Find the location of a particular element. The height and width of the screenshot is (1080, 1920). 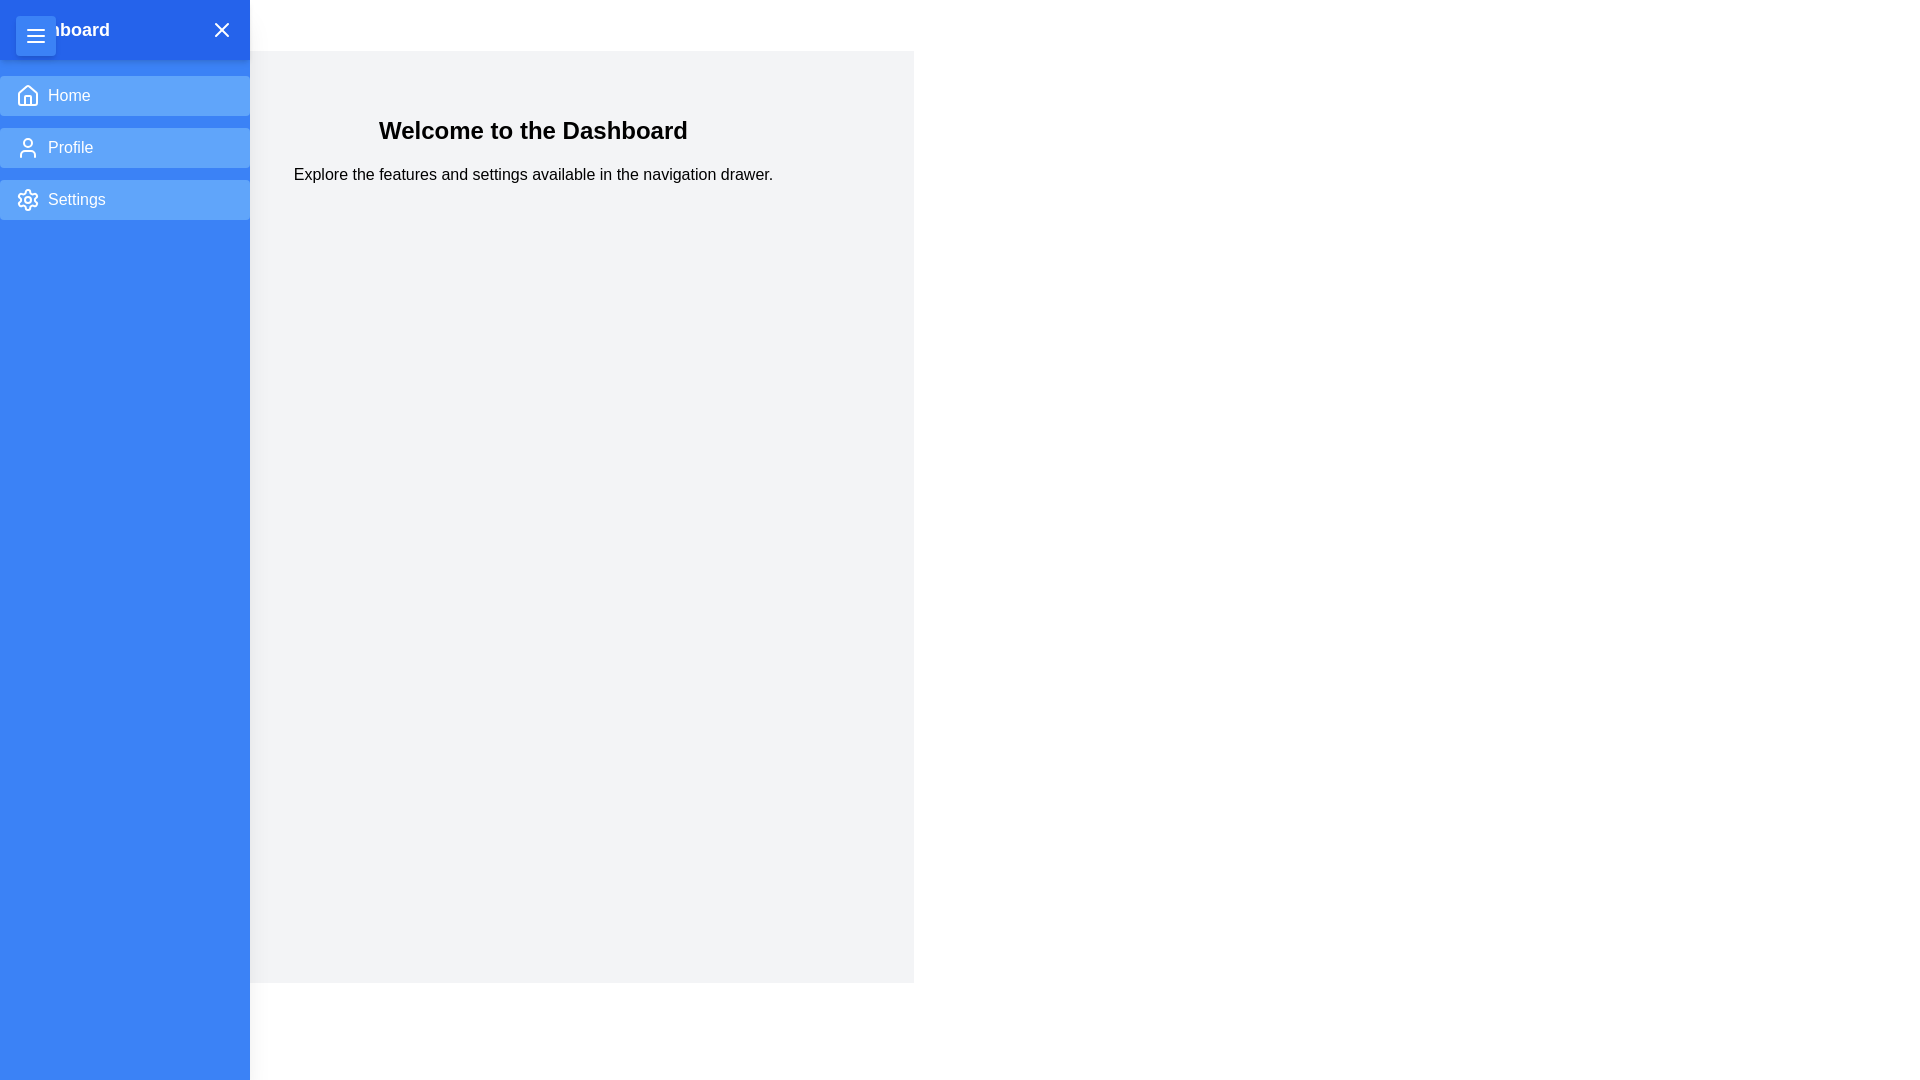

the 'menu' icon, which consists of three horizontal lines on a blue circular button, to possibly reveal a tooltip is located at coordinates (35, 35).